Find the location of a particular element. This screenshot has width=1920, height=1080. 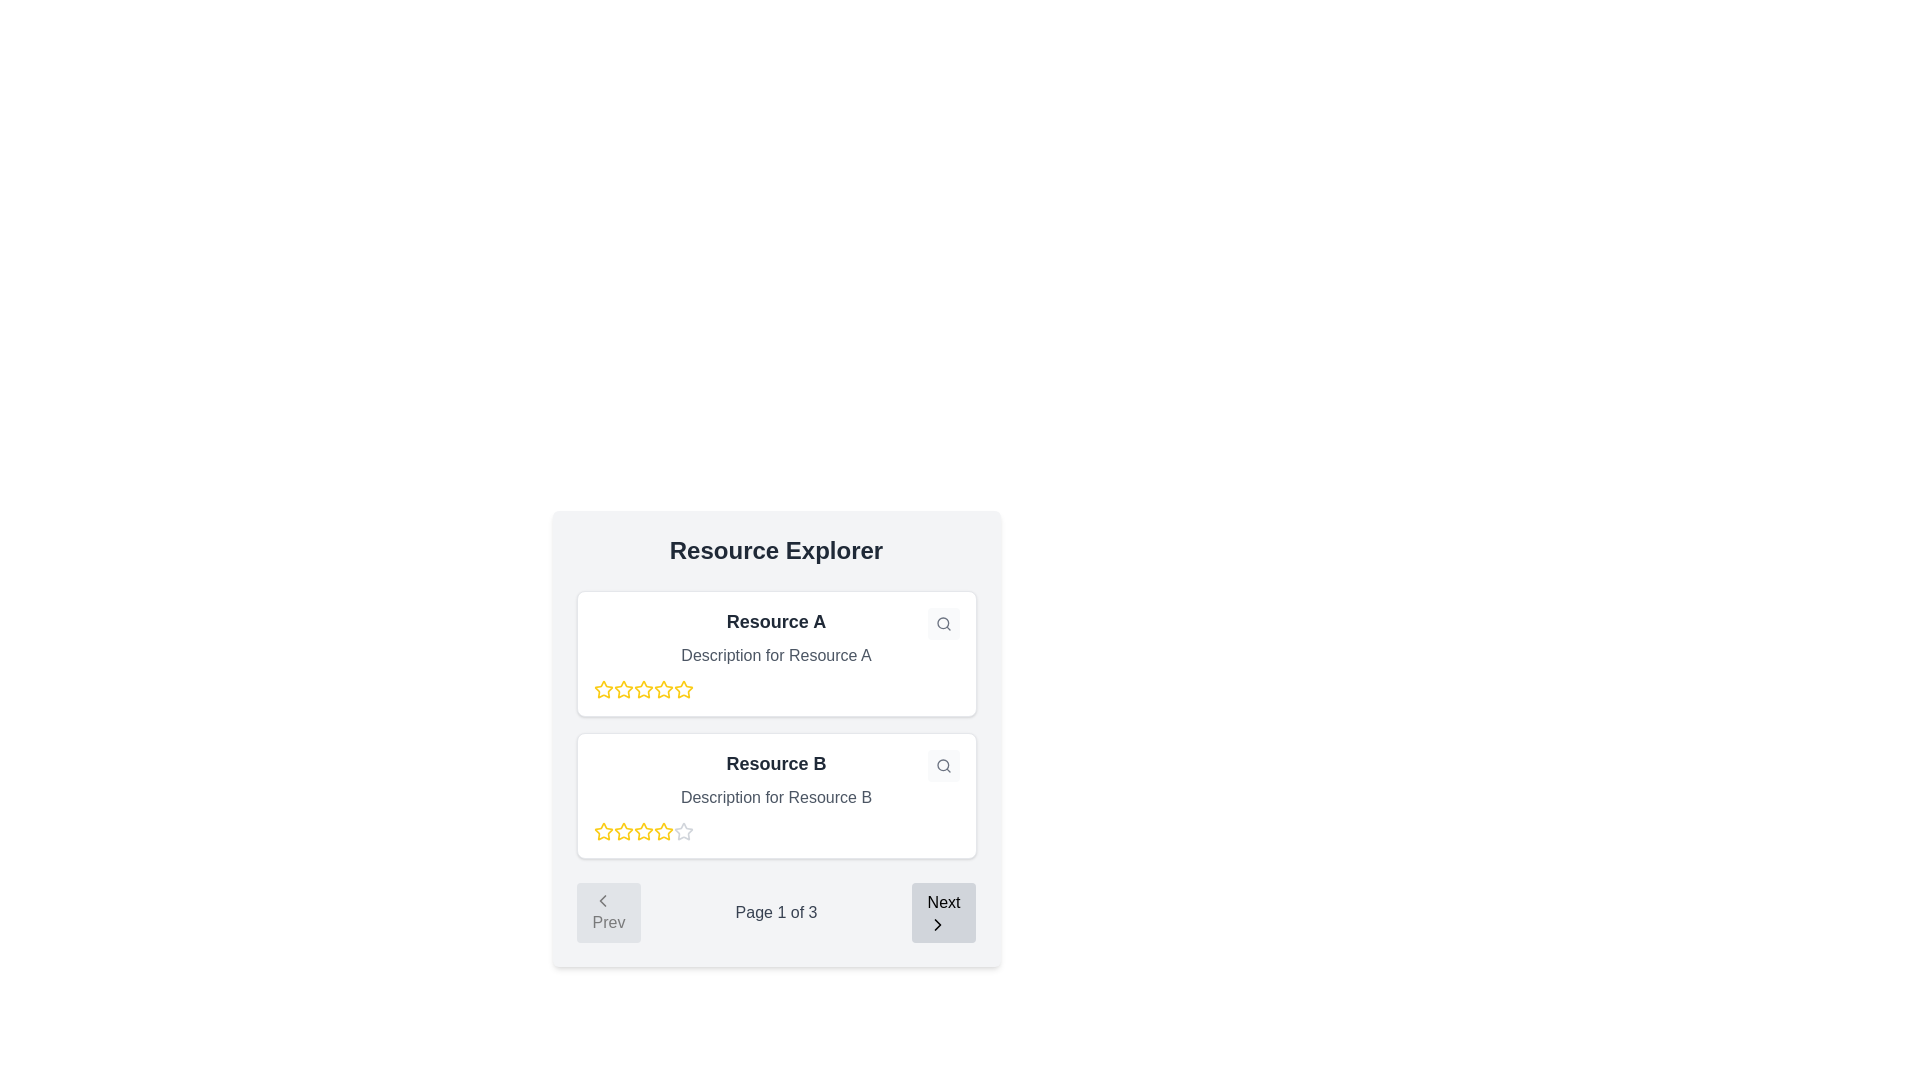

the right-pointing chevron arrow icon located on the far right side of the 'Next' button in the bottom-right corner of the resources panel is located at coordinates (936, 925).